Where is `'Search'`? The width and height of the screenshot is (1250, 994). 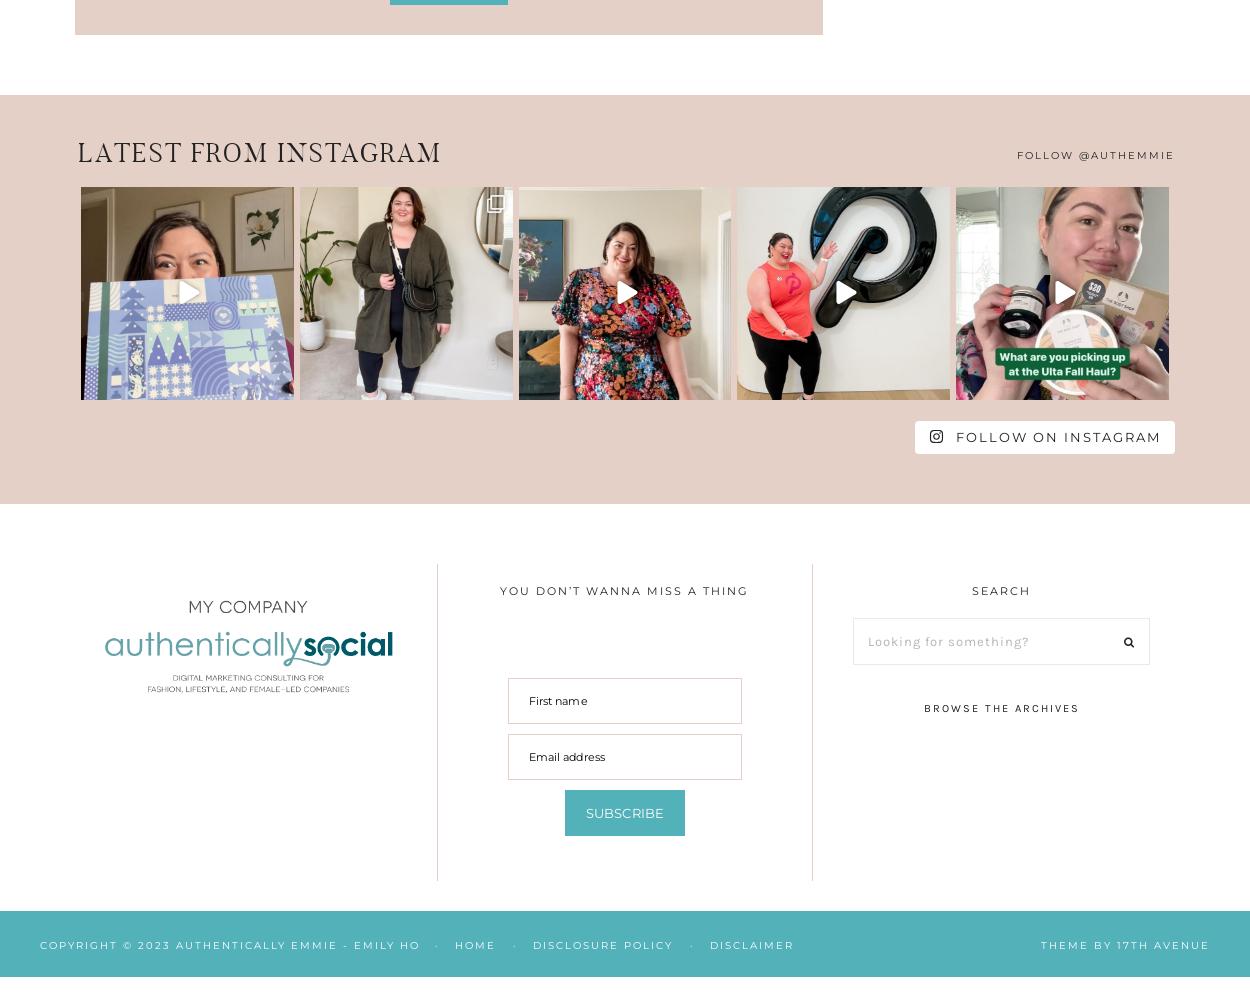 'Search' is located at coordinates (1001, 591).